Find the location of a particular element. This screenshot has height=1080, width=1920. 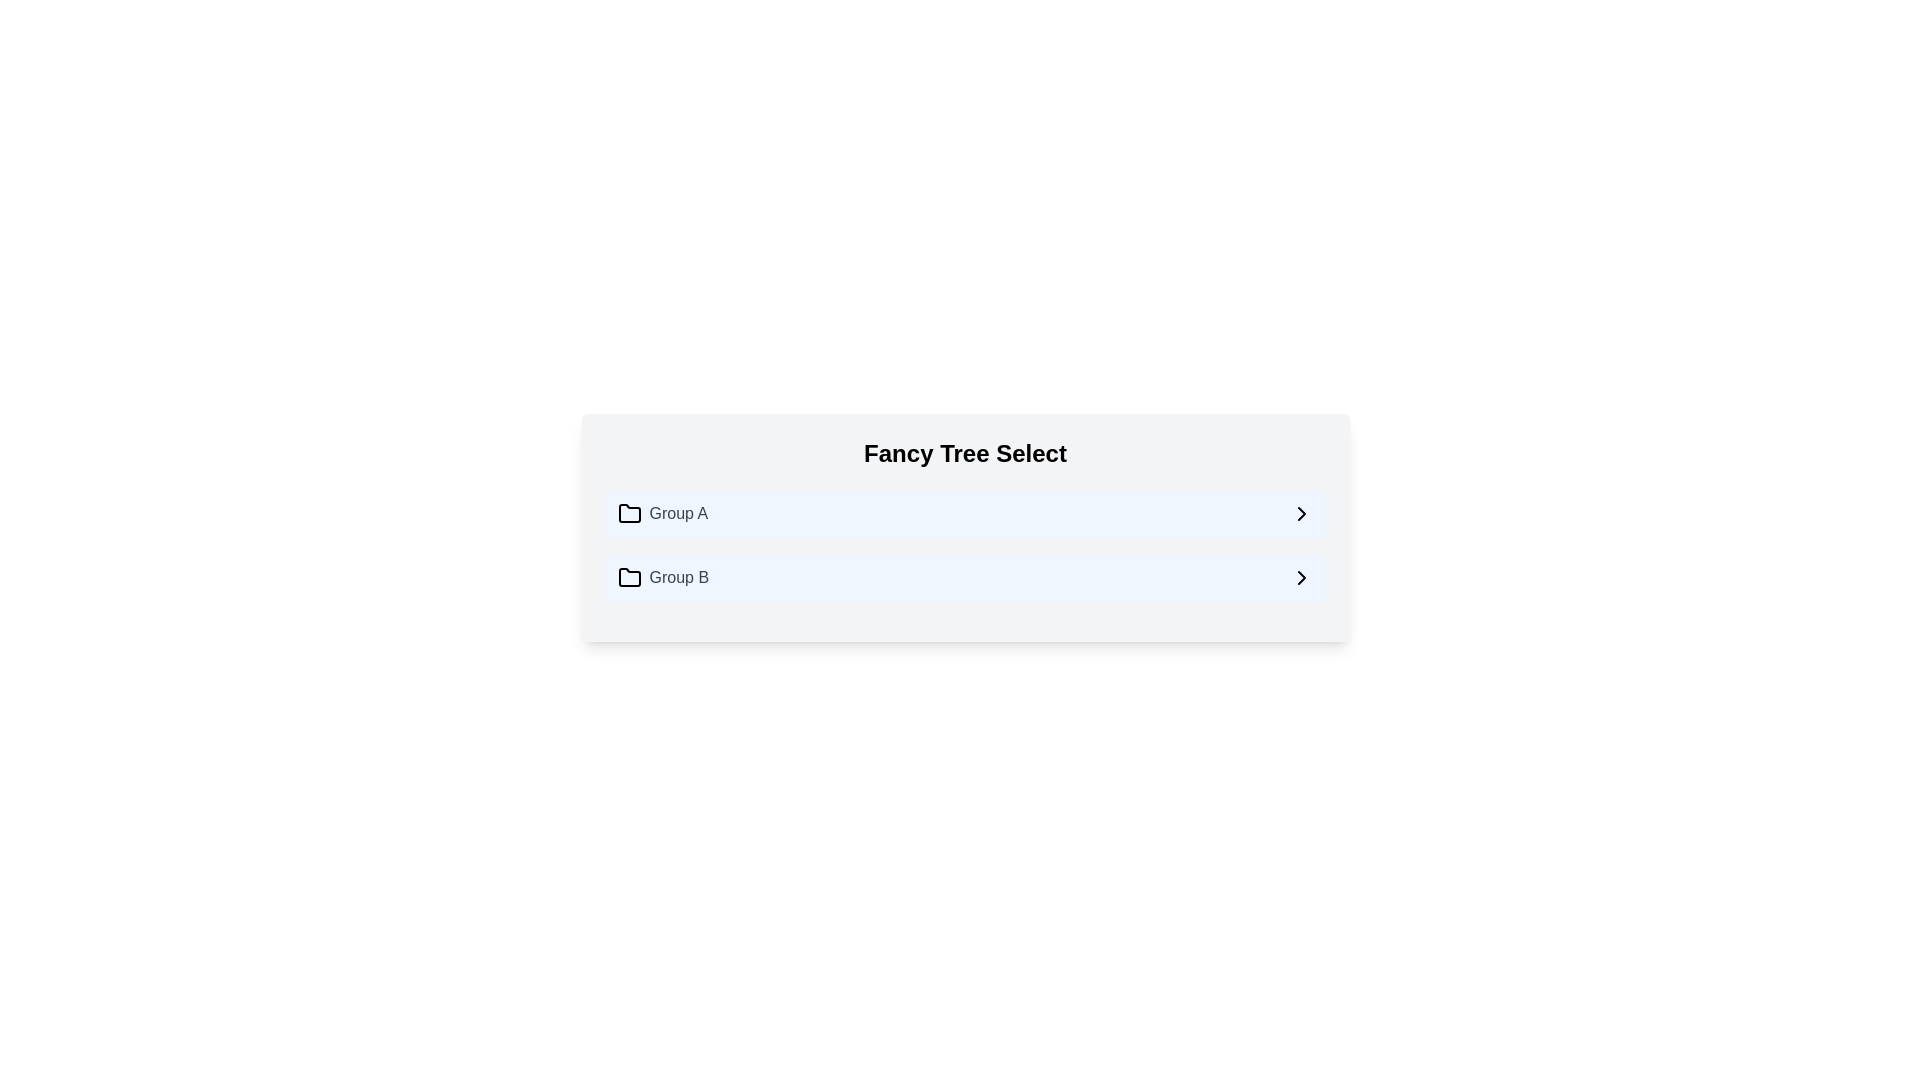

the static text label that identifies the first group in the list, positioned to the right of the folder icon is located at coordinates (678, 512).